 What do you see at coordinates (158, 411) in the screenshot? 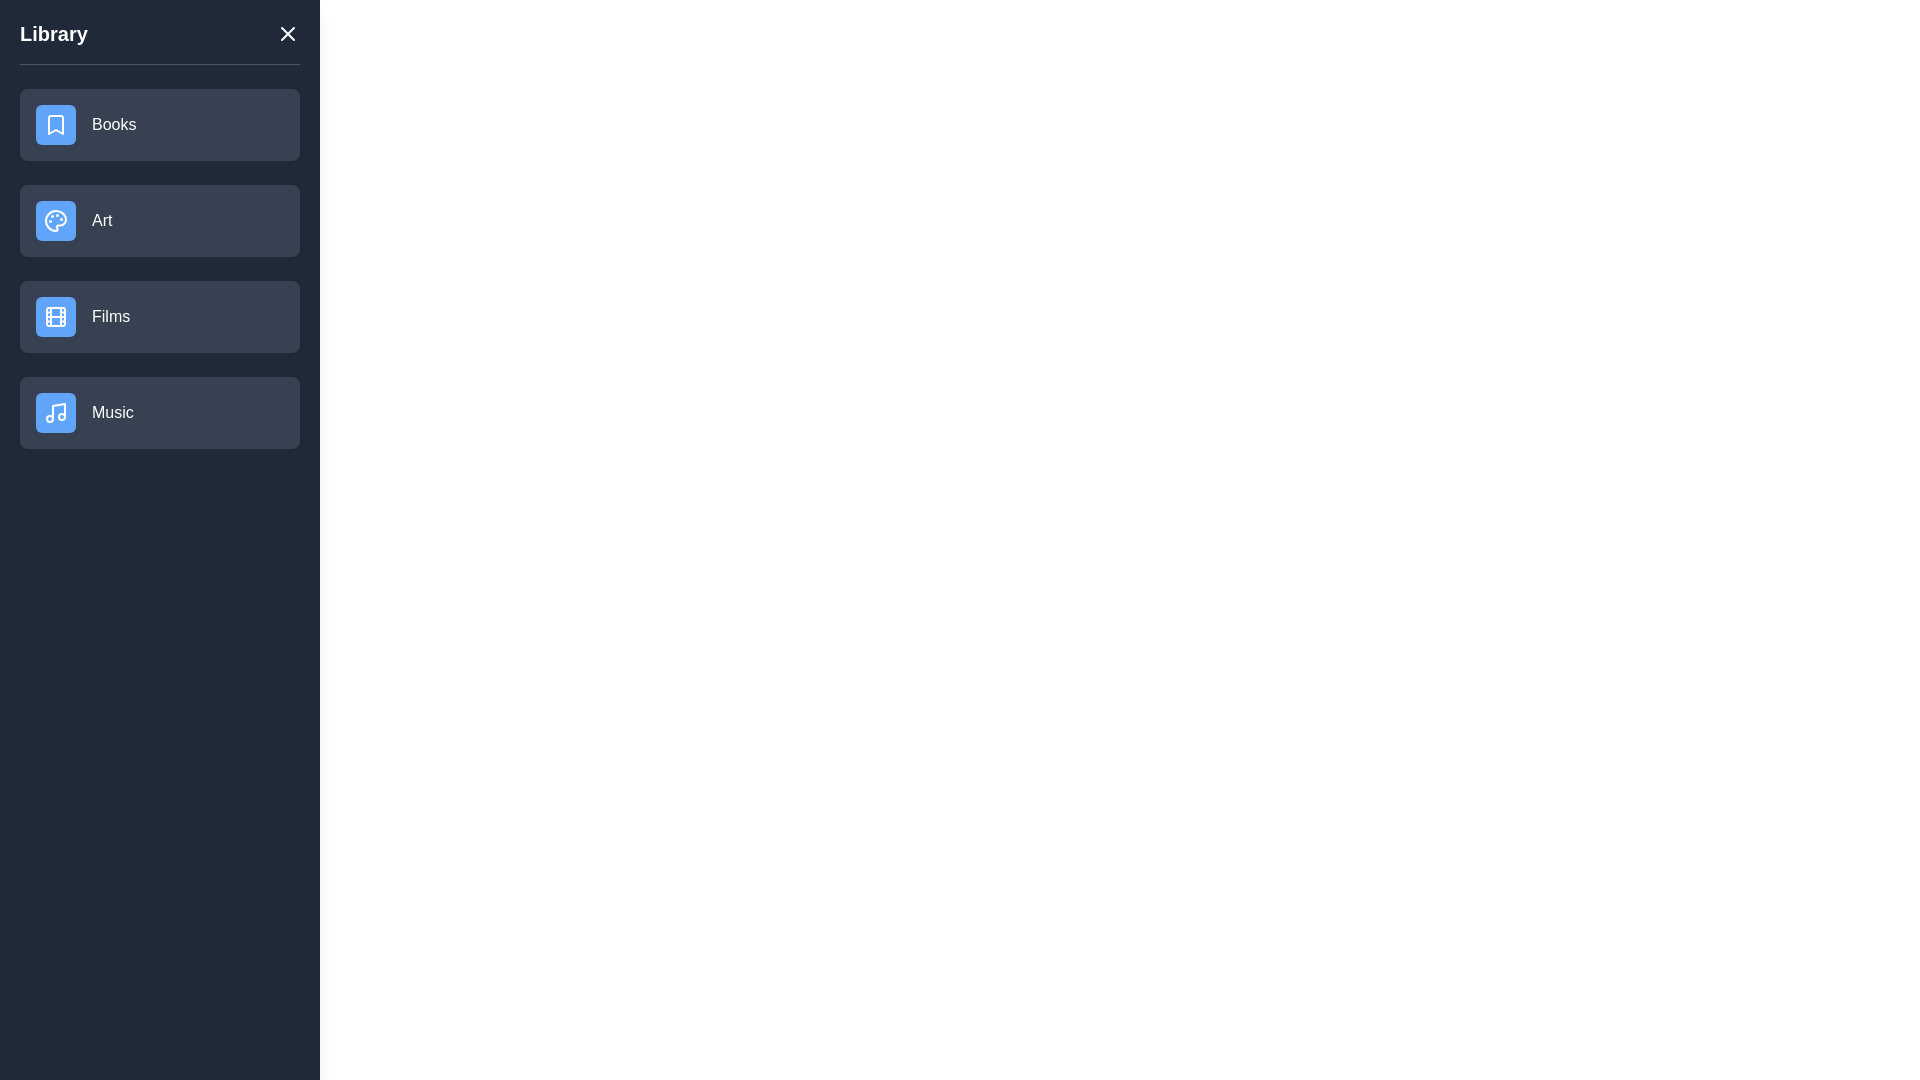
I see `the category Music from the list` at bounding box center [158, 411].